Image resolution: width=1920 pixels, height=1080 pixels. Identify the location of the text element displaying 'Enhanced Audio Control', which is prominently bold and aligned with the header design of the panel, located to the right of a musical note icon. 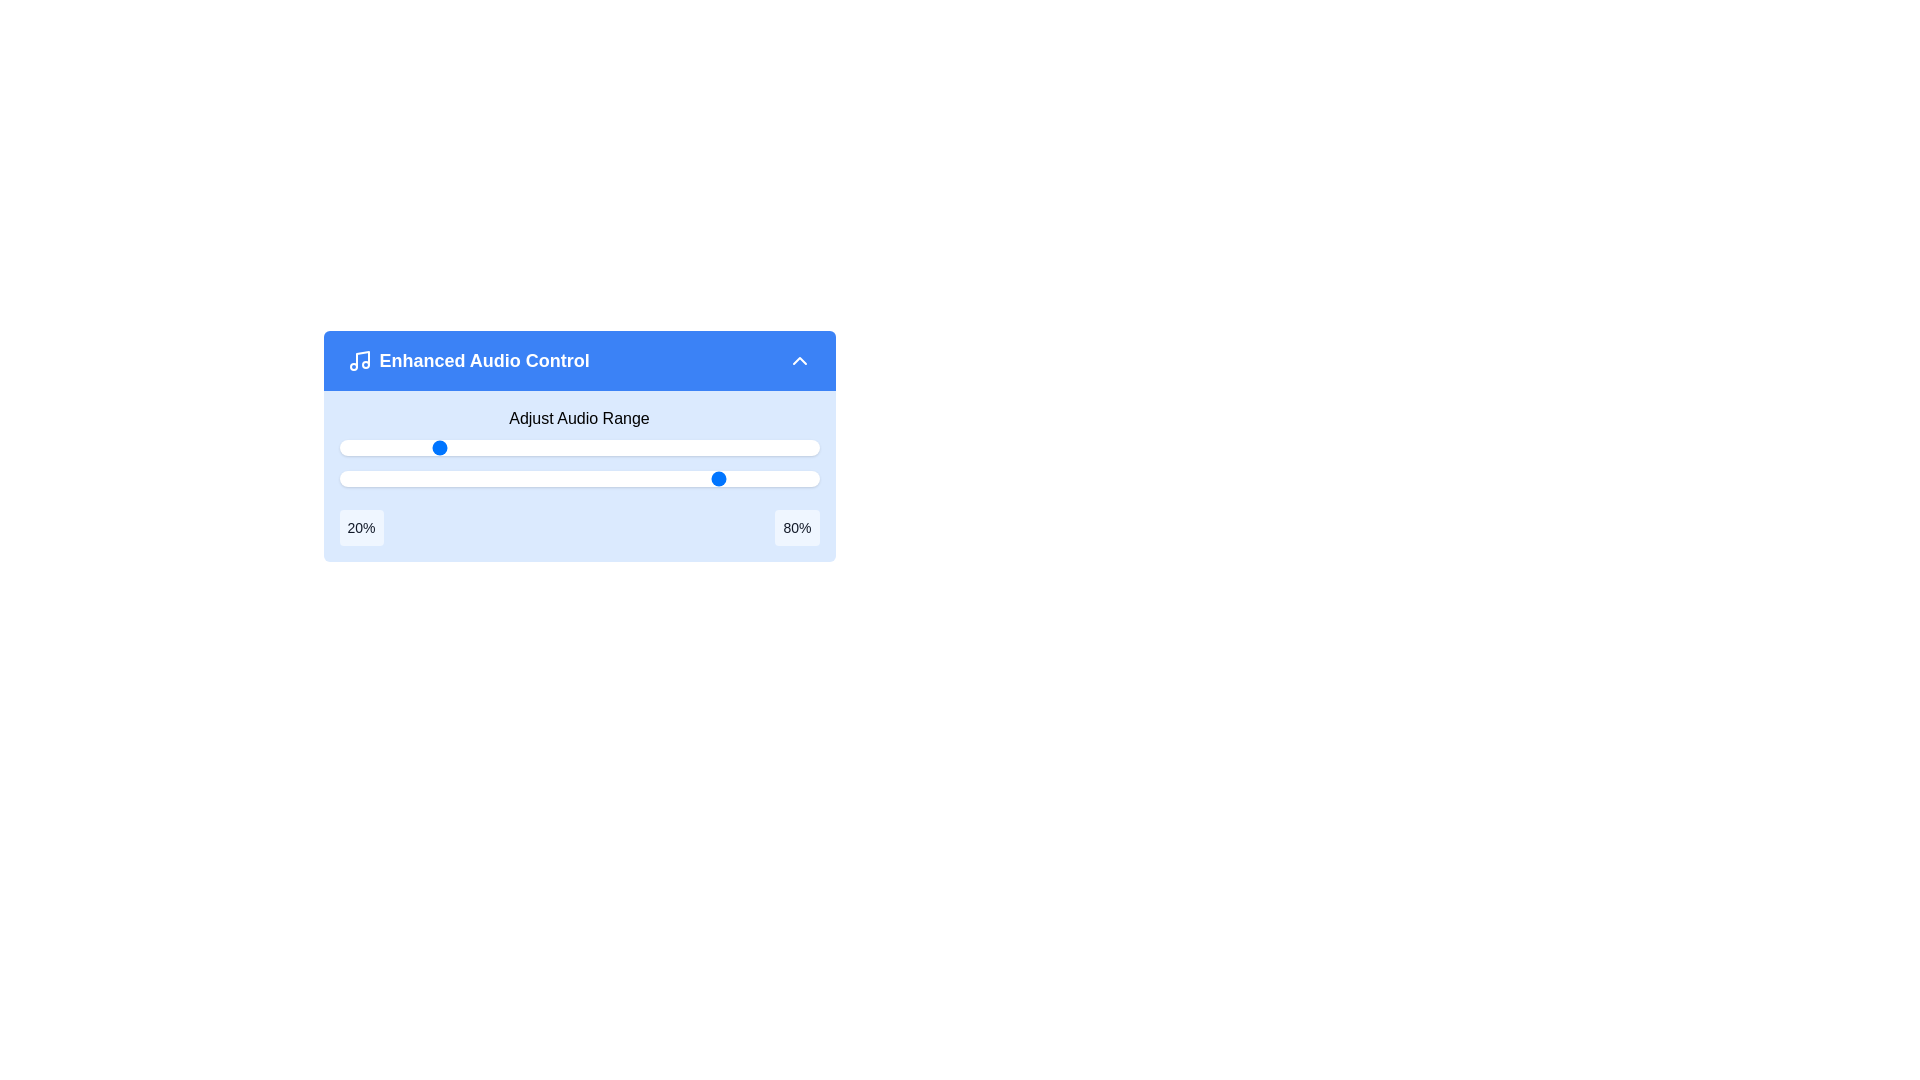
(484, 361).